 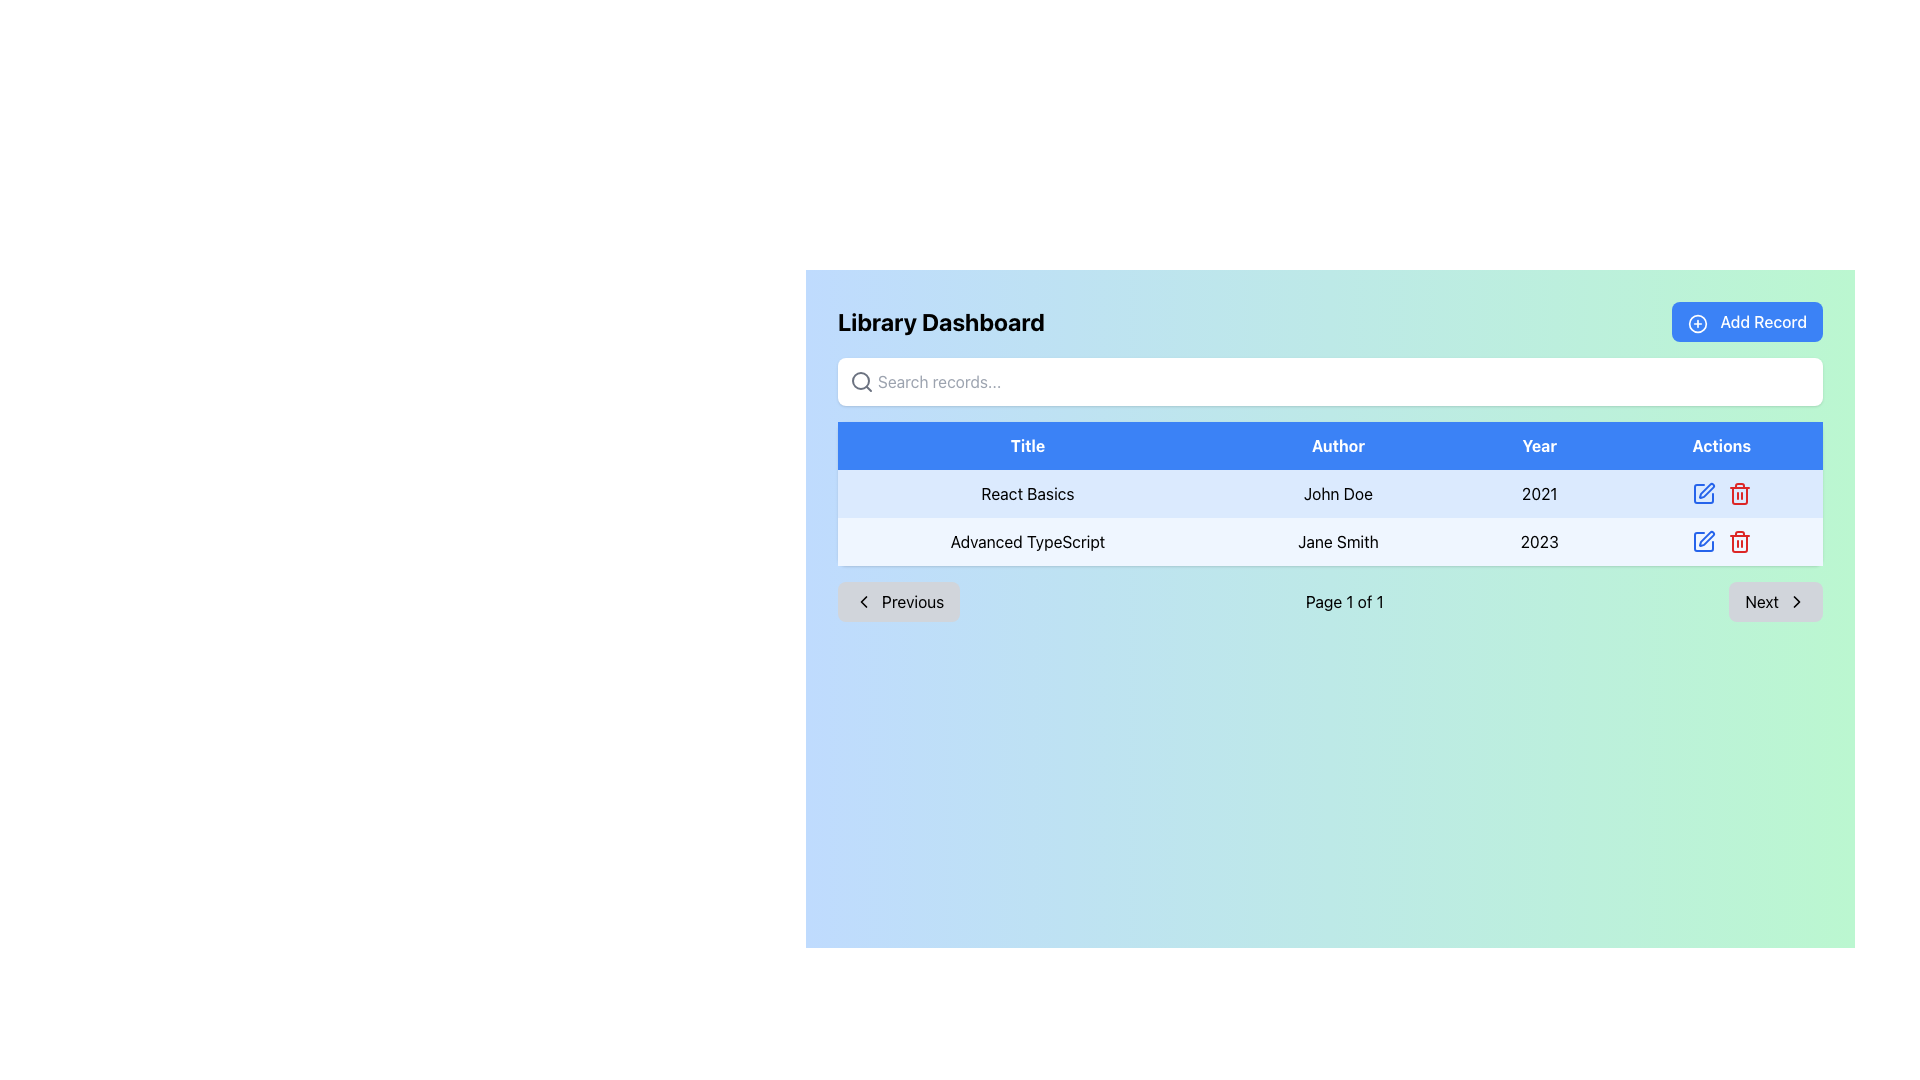 What do you see at coordinates (1702, 493) in the screenshot?
I see `the 'Edit' button, which is a rectangular icon with rounded corners located in the 'Actions' column of the table's last row` at bounding box center [1702, 493].